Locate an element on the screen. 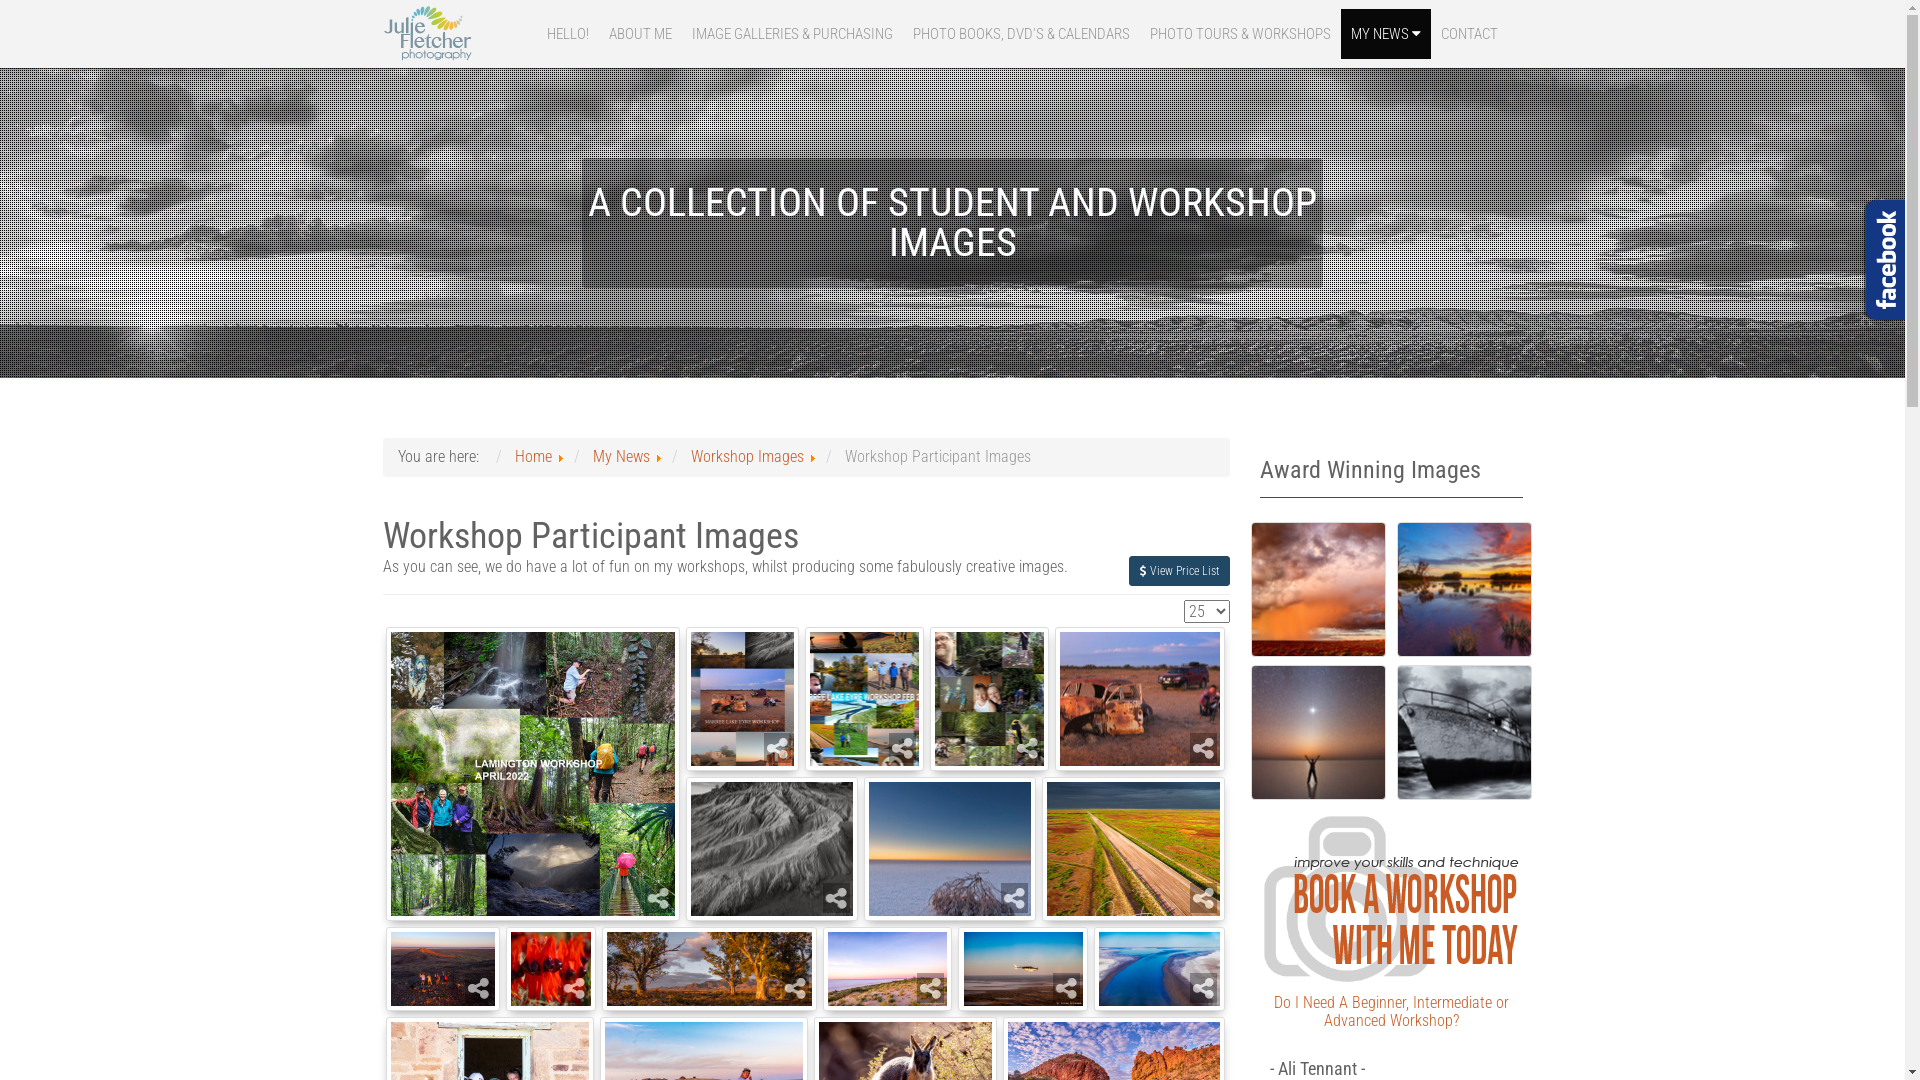 Image resolution: width=1920 pixels, height=1080 pixels. 'Workshop Images' is located at coordinates (745, 456).